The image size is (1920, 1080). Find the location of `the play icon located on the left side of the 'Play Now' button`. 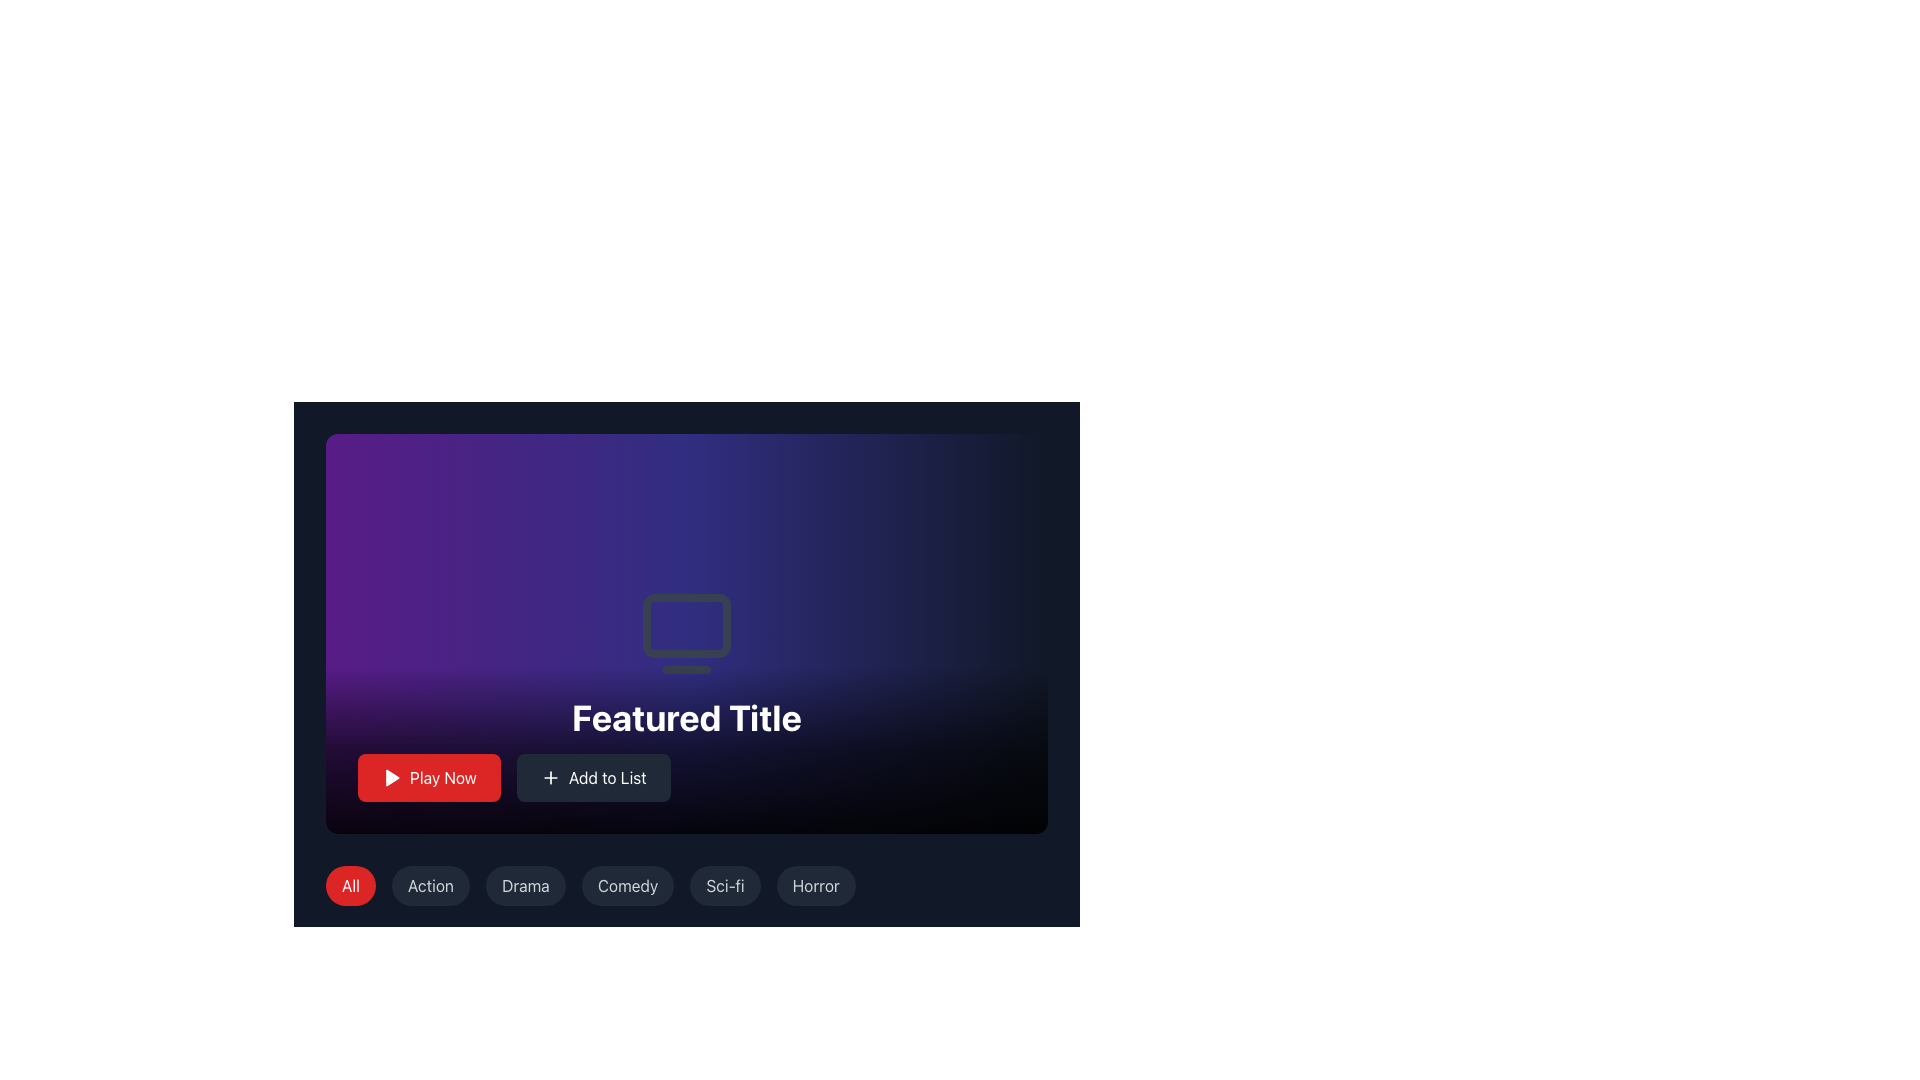

the play icon located on the left side of the 'Play Now' button is located at coordinates (392, 777).